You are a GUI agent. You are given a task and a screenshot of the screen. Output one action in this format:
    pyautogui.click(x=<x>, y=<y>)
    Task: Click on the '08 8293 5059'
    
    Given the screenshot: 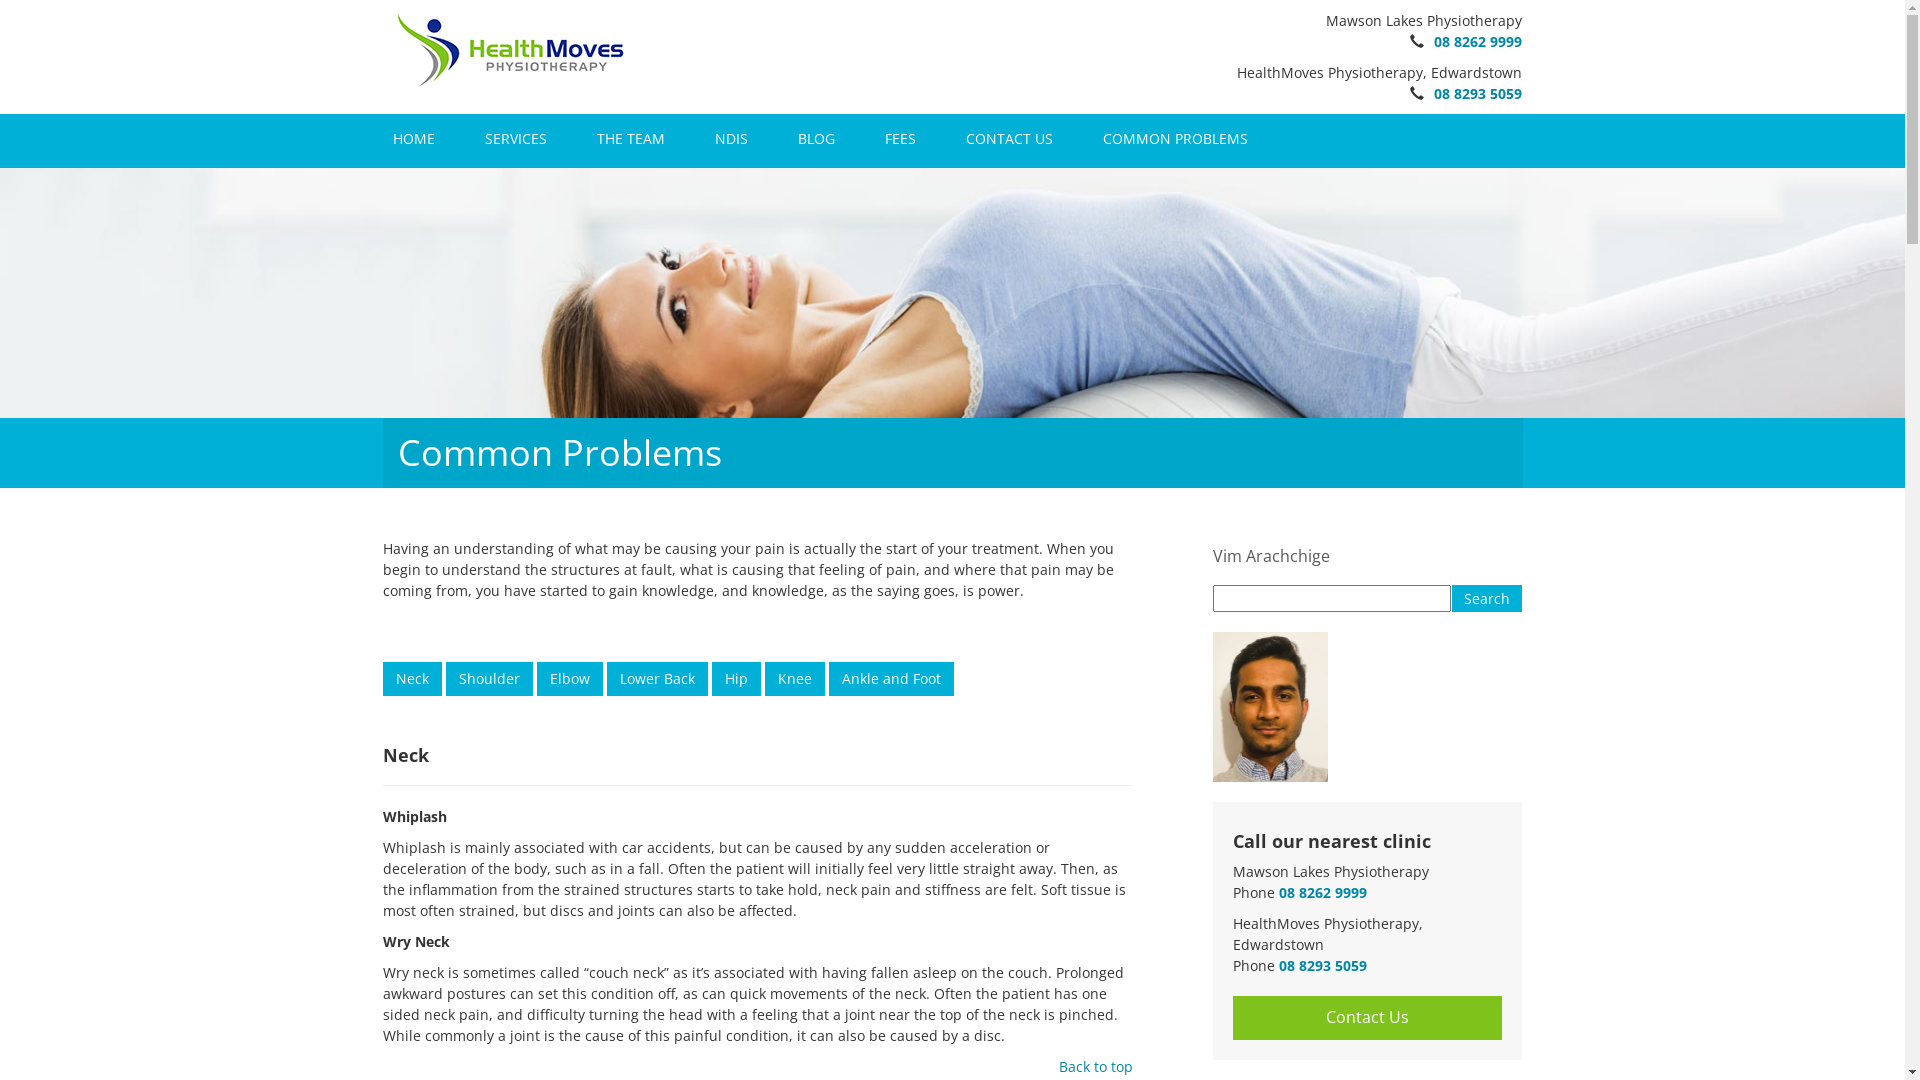 What is the action you would take?
    pyautogui.click(x=1478, y=93)
    